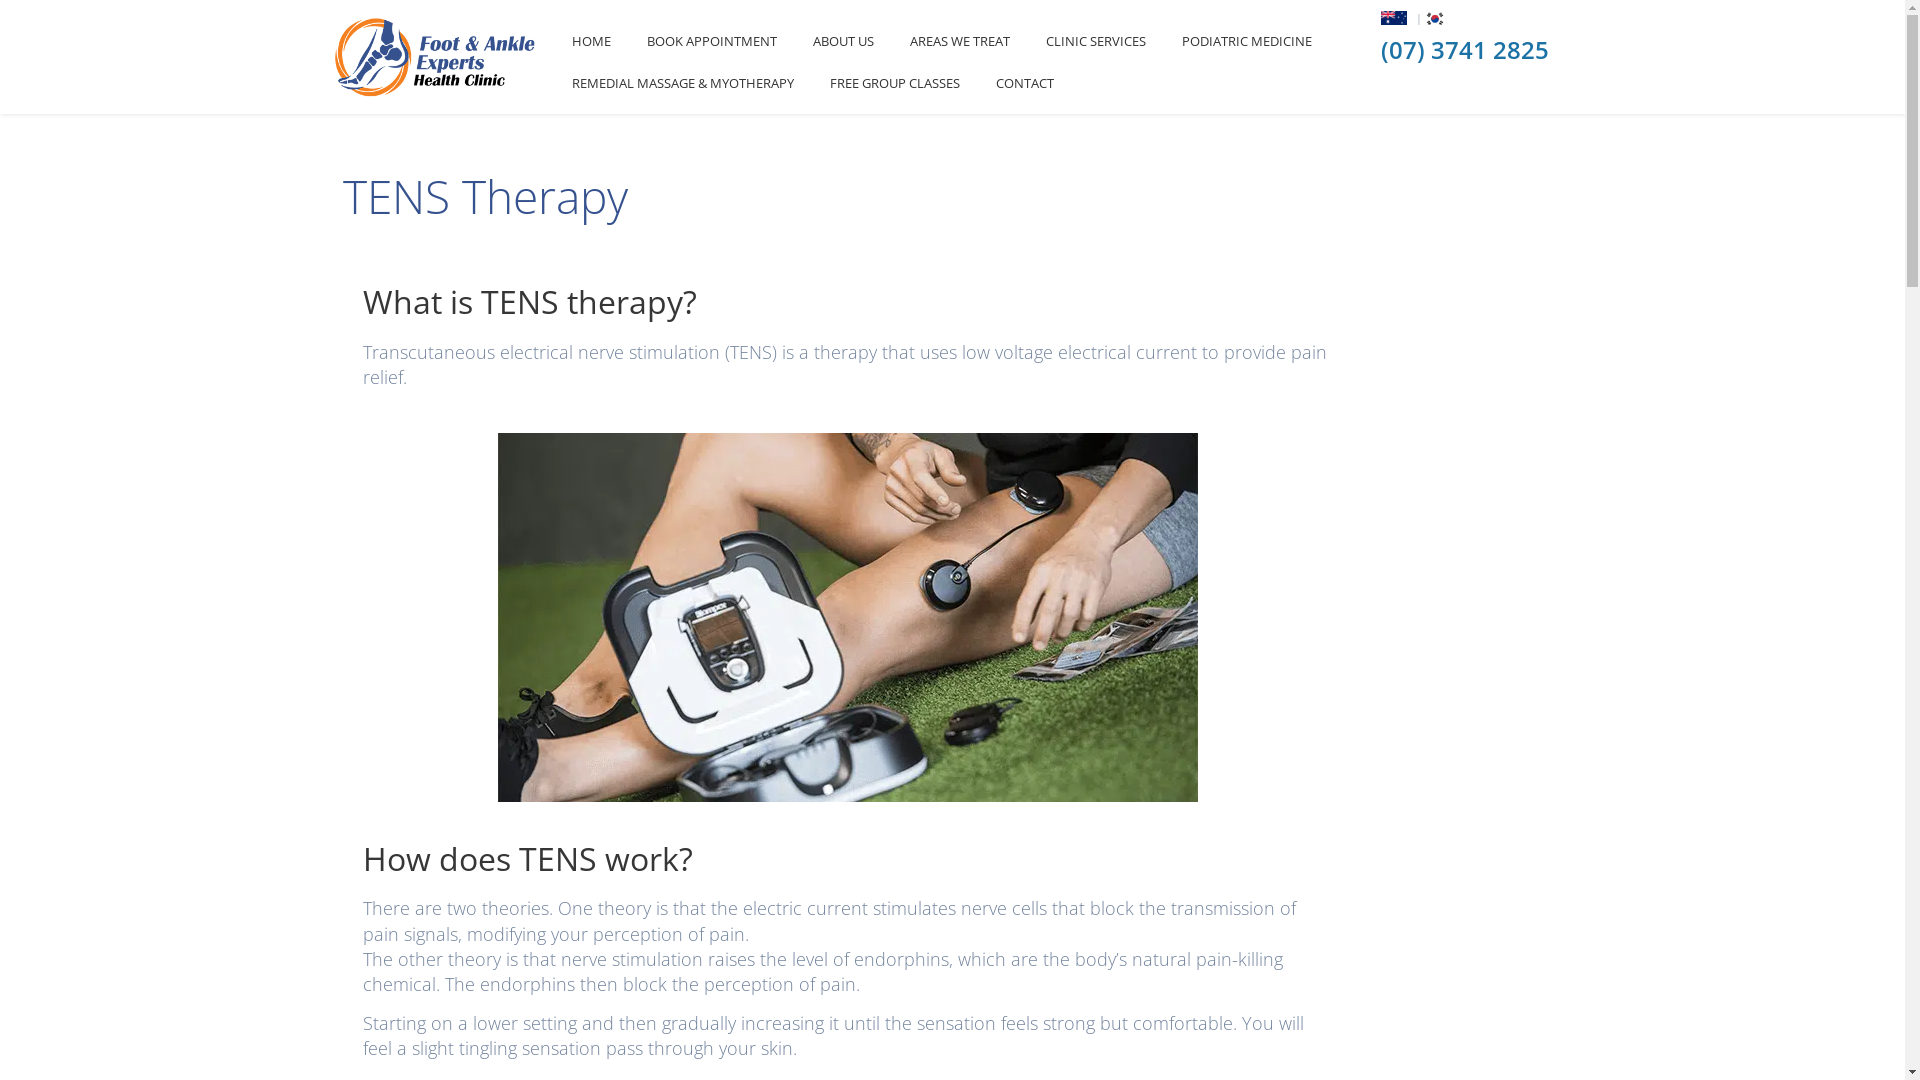 The image size is (1920, 1080). What do you see at coordinates (893, 82) in the screenshot?
I see `'FREE GROUP CLASSES'` at bounding box center [893, 82].